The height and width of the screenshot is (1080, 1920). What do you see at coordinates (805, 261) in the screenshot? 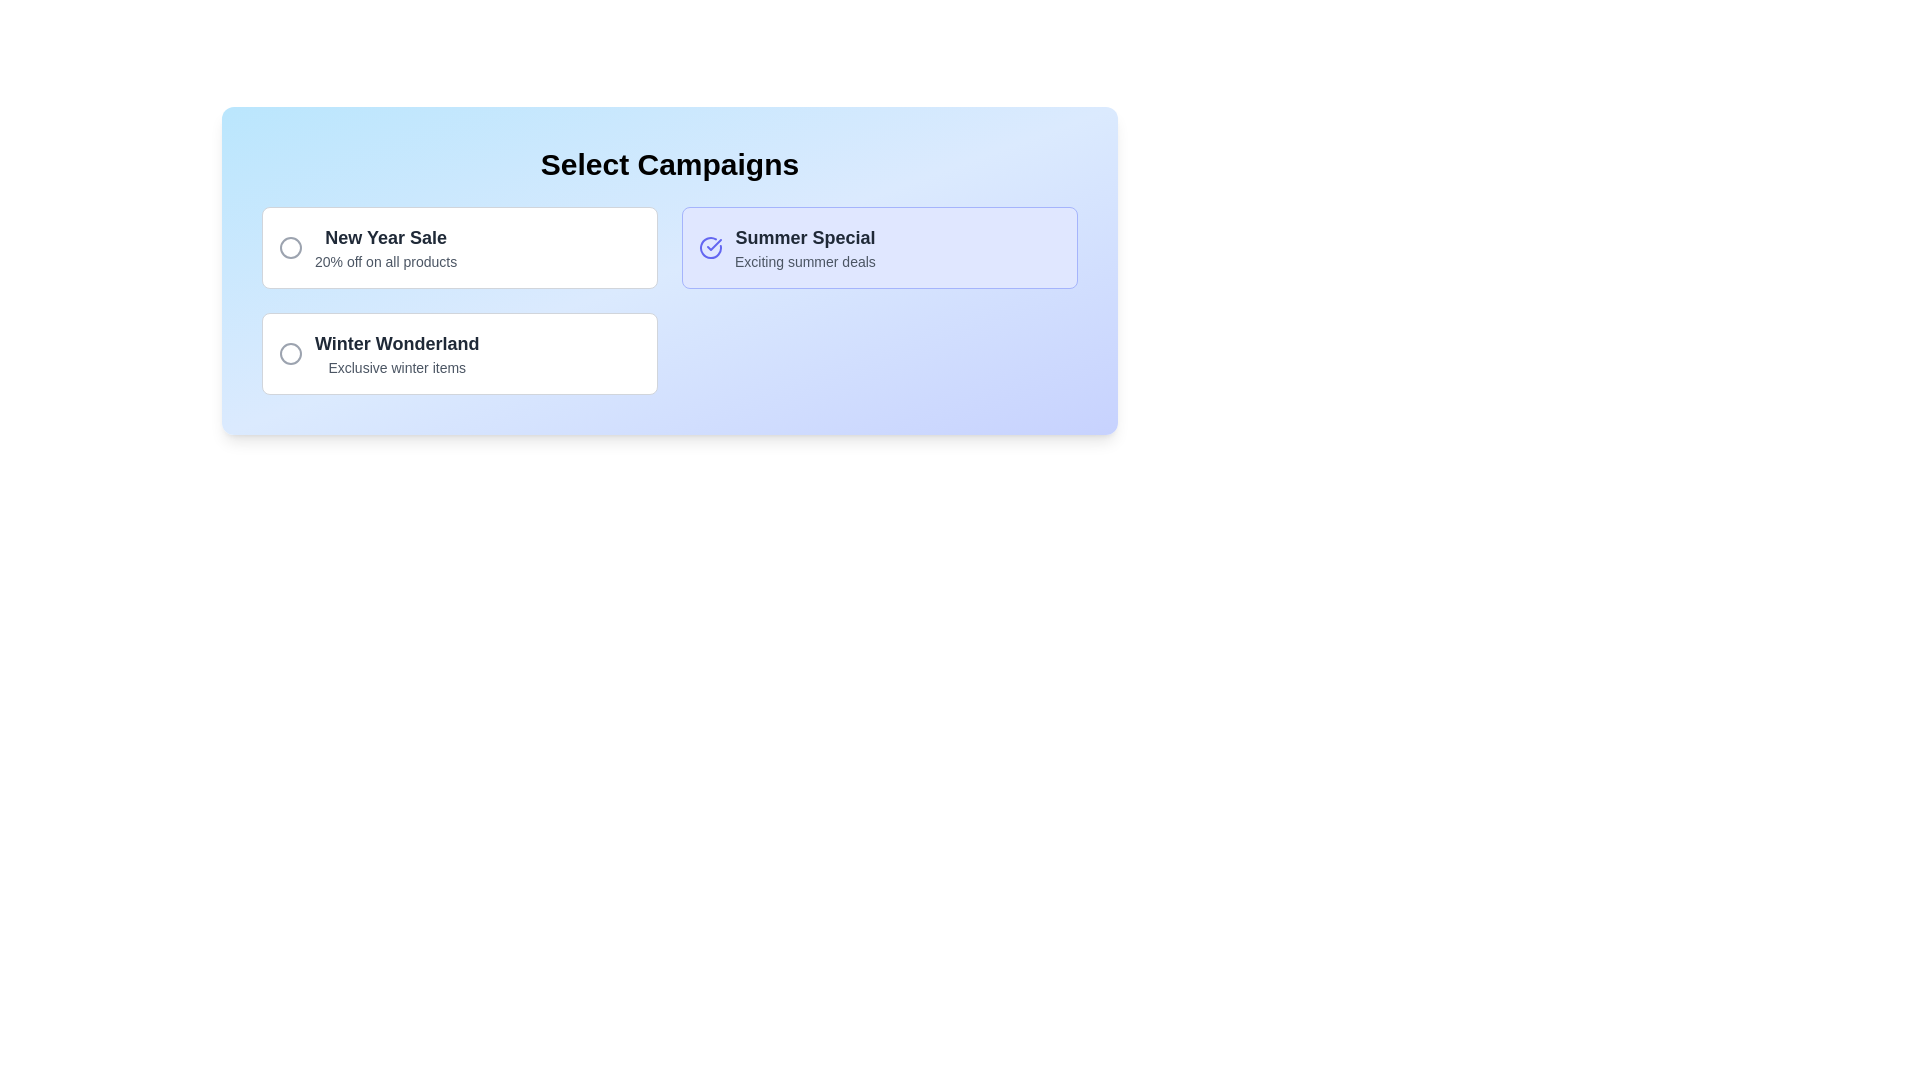
I see `the text label displaying 'Exciting summer deals', which is positioned below 'Summer Special' and is part of a selected section on the right side of the interface` at bounding box center [805, 261].